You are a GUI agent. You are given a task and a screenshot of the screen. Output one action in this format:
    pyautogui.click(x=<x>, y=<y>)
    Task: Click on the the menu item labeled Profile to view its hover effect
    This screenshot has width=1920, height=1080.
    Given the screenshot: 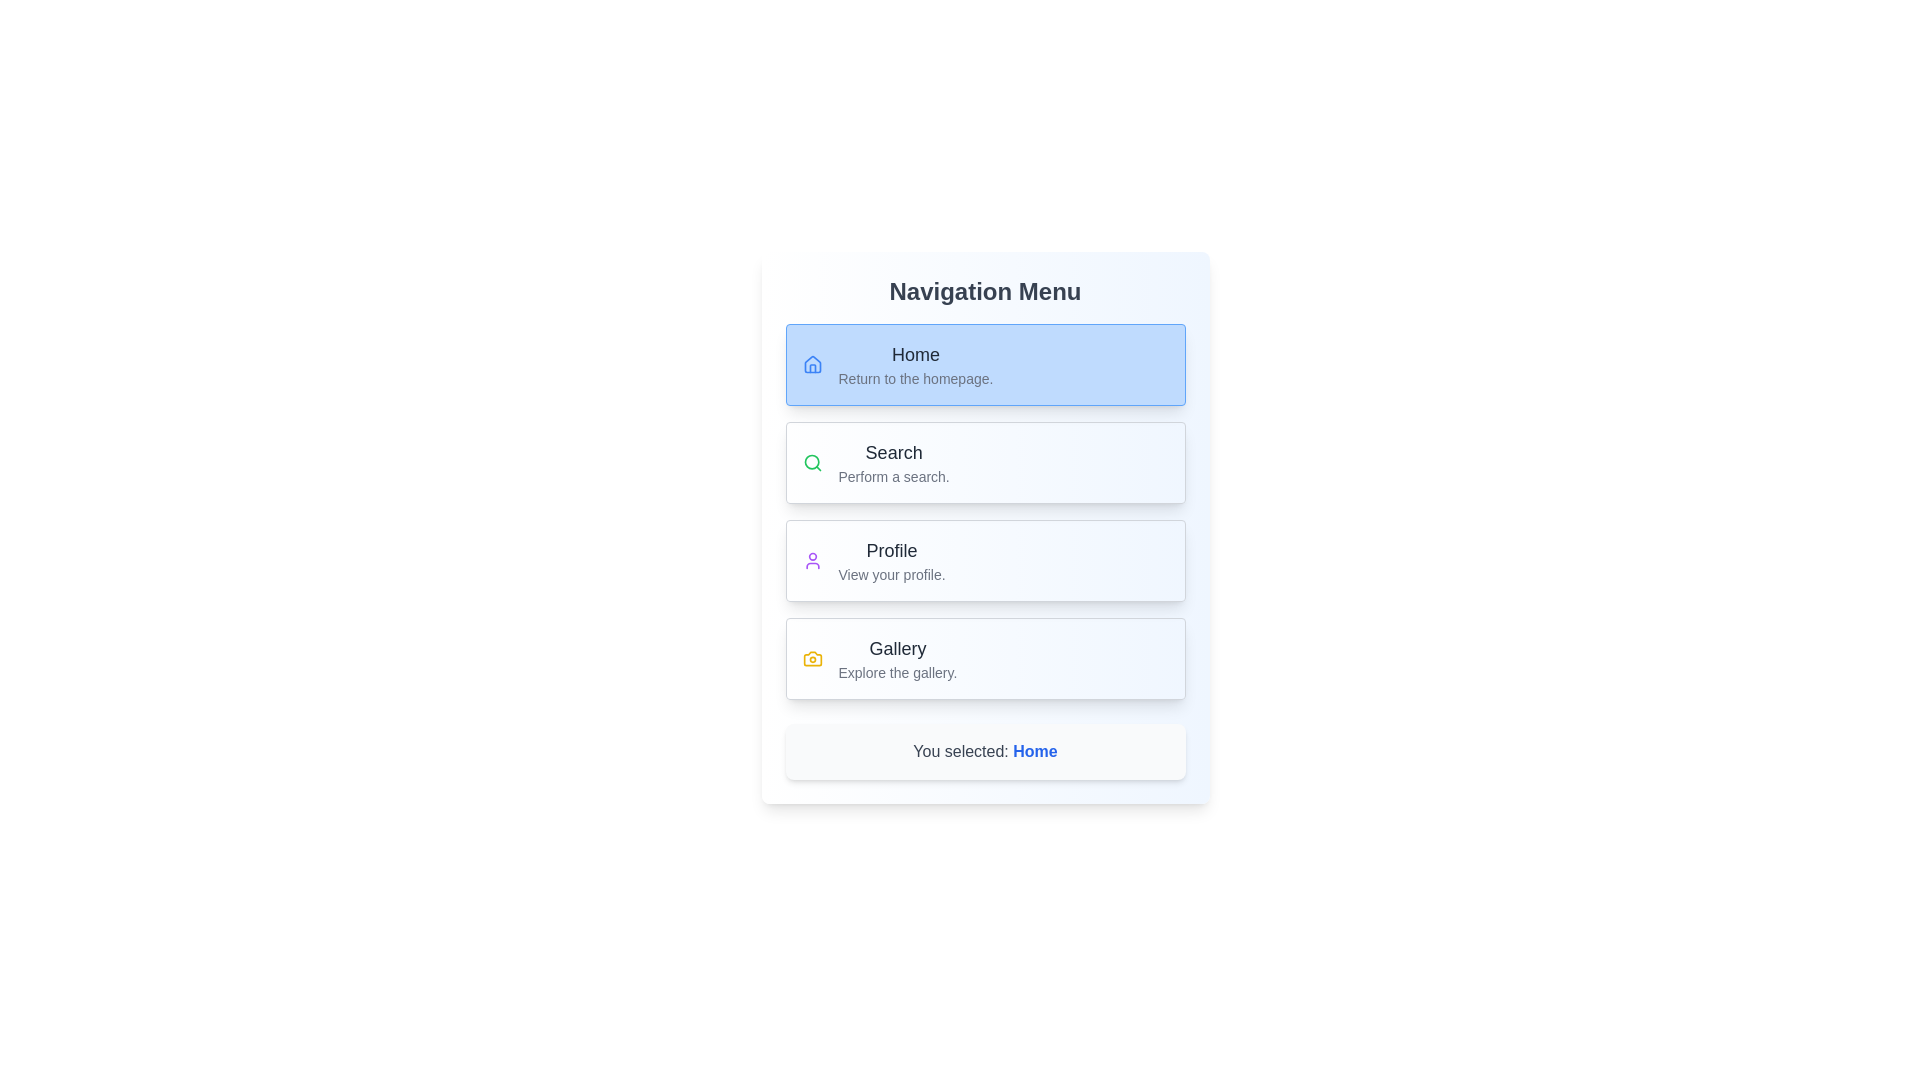 What is the action you would take?
    pyautogui.click(x=985, y=560)
    